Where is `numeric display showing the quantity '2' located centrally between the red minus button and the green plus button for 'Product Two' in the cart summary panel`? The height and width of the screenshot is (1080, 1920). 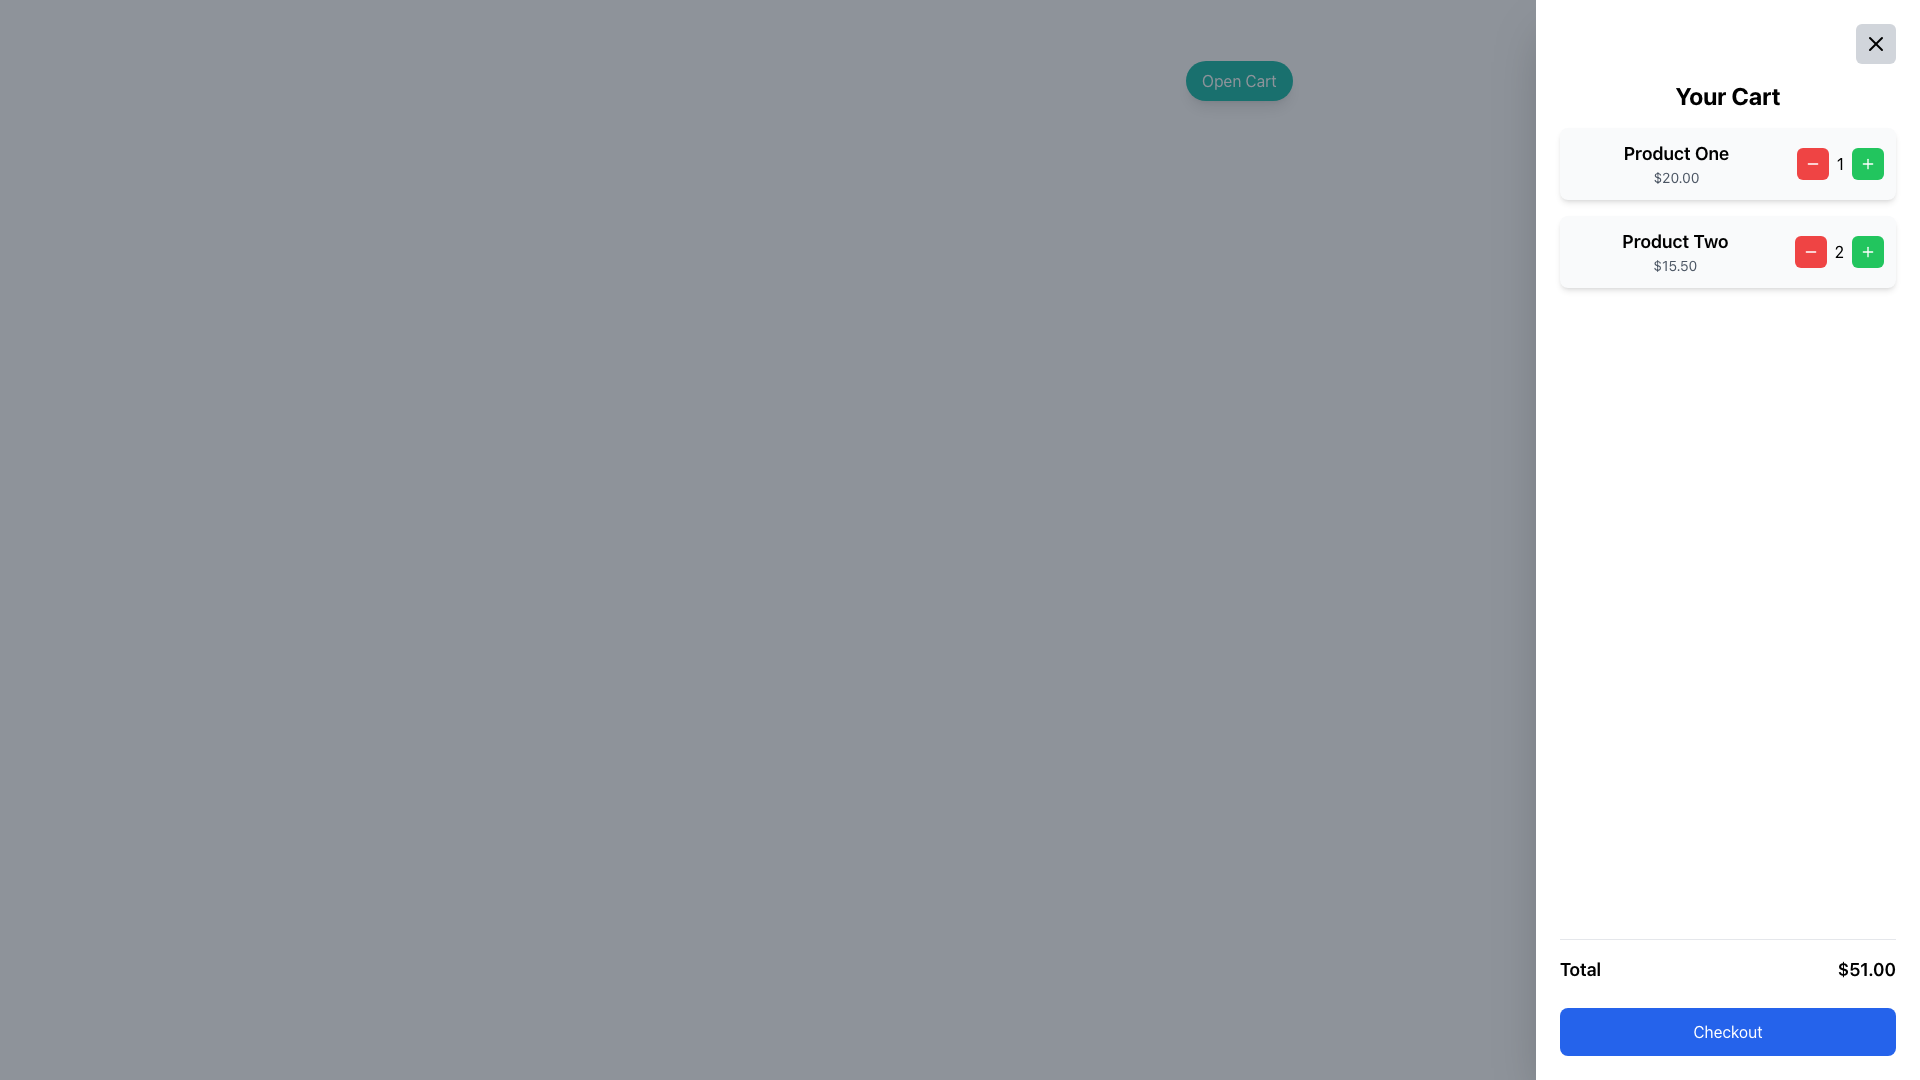
numeric display showing the quantity '2' located centrally between the red minus button and the green plus button for 'Product Two' in the cart summary panel is located at coordinates (1839, 250).